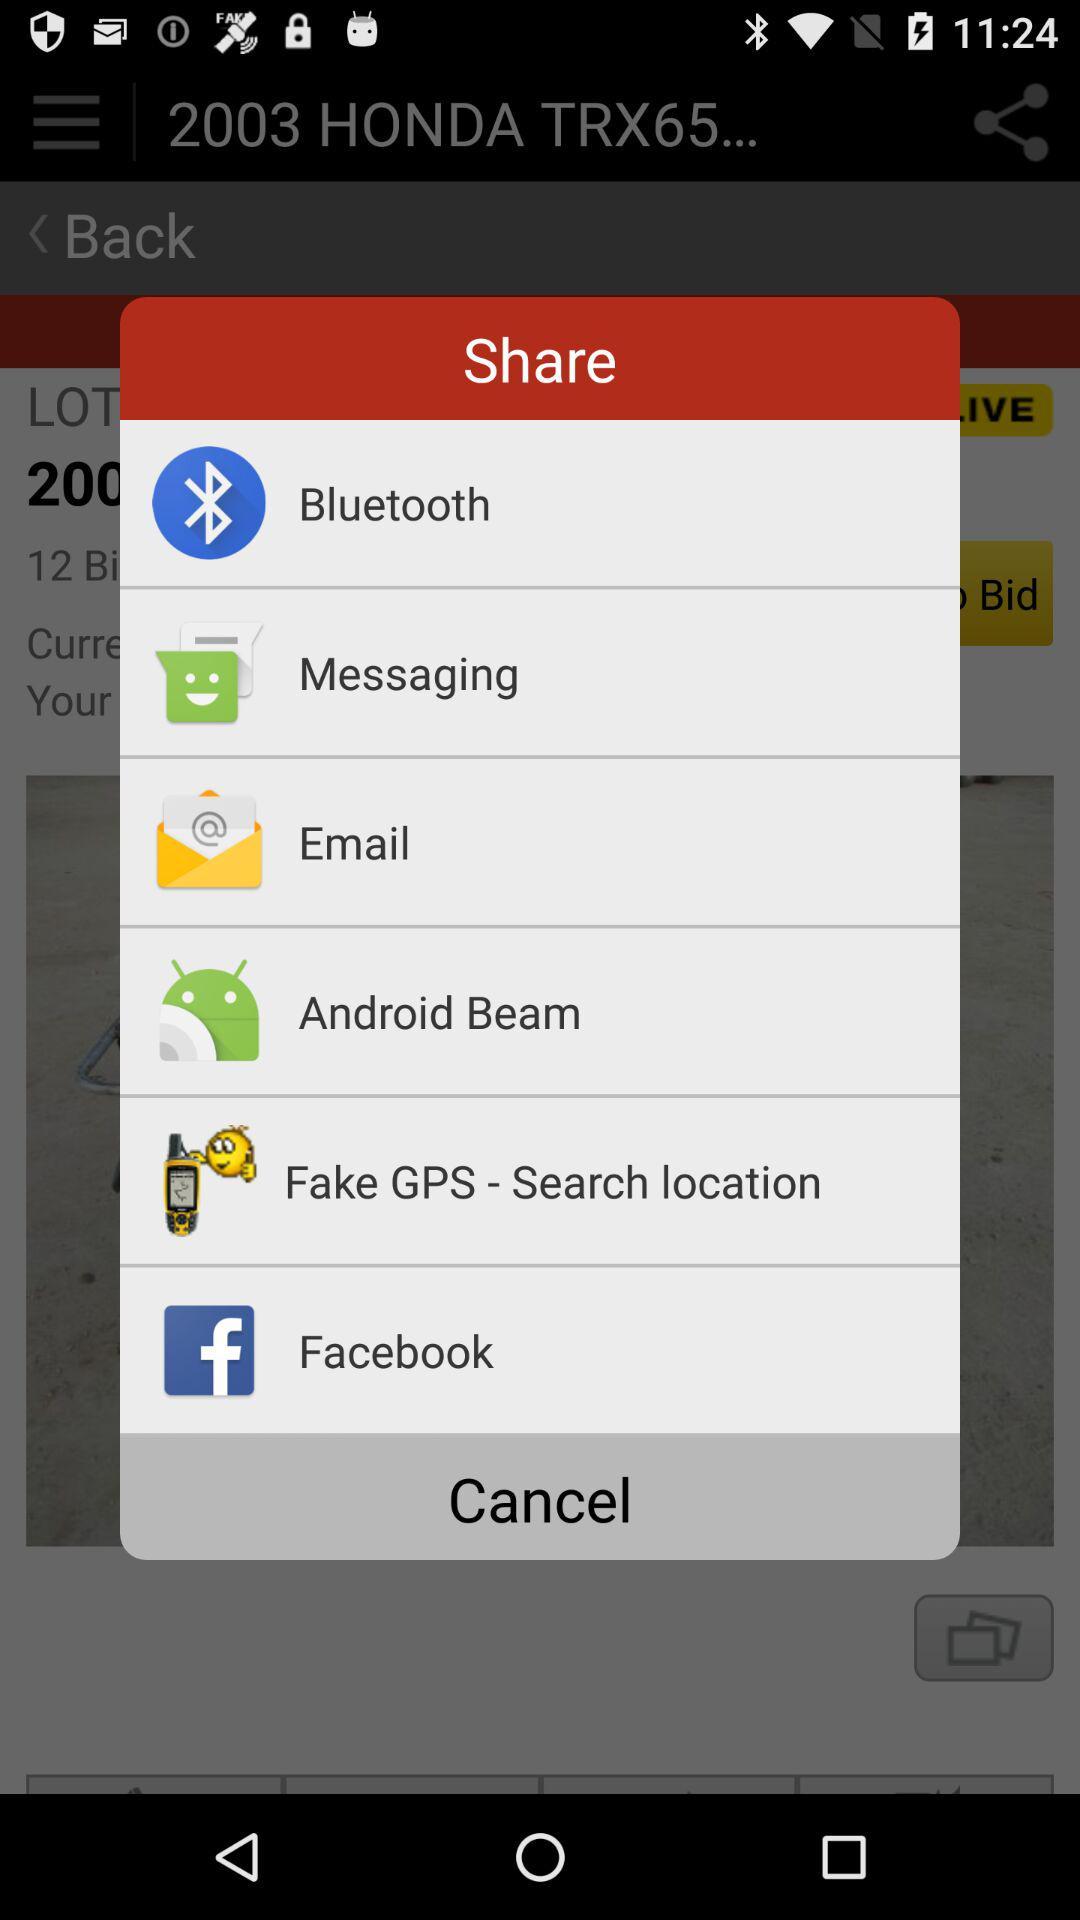 Image resolution: width=1080 pixels, height=1920 pixels. I want to click on messaging icon, so click(628, 672).